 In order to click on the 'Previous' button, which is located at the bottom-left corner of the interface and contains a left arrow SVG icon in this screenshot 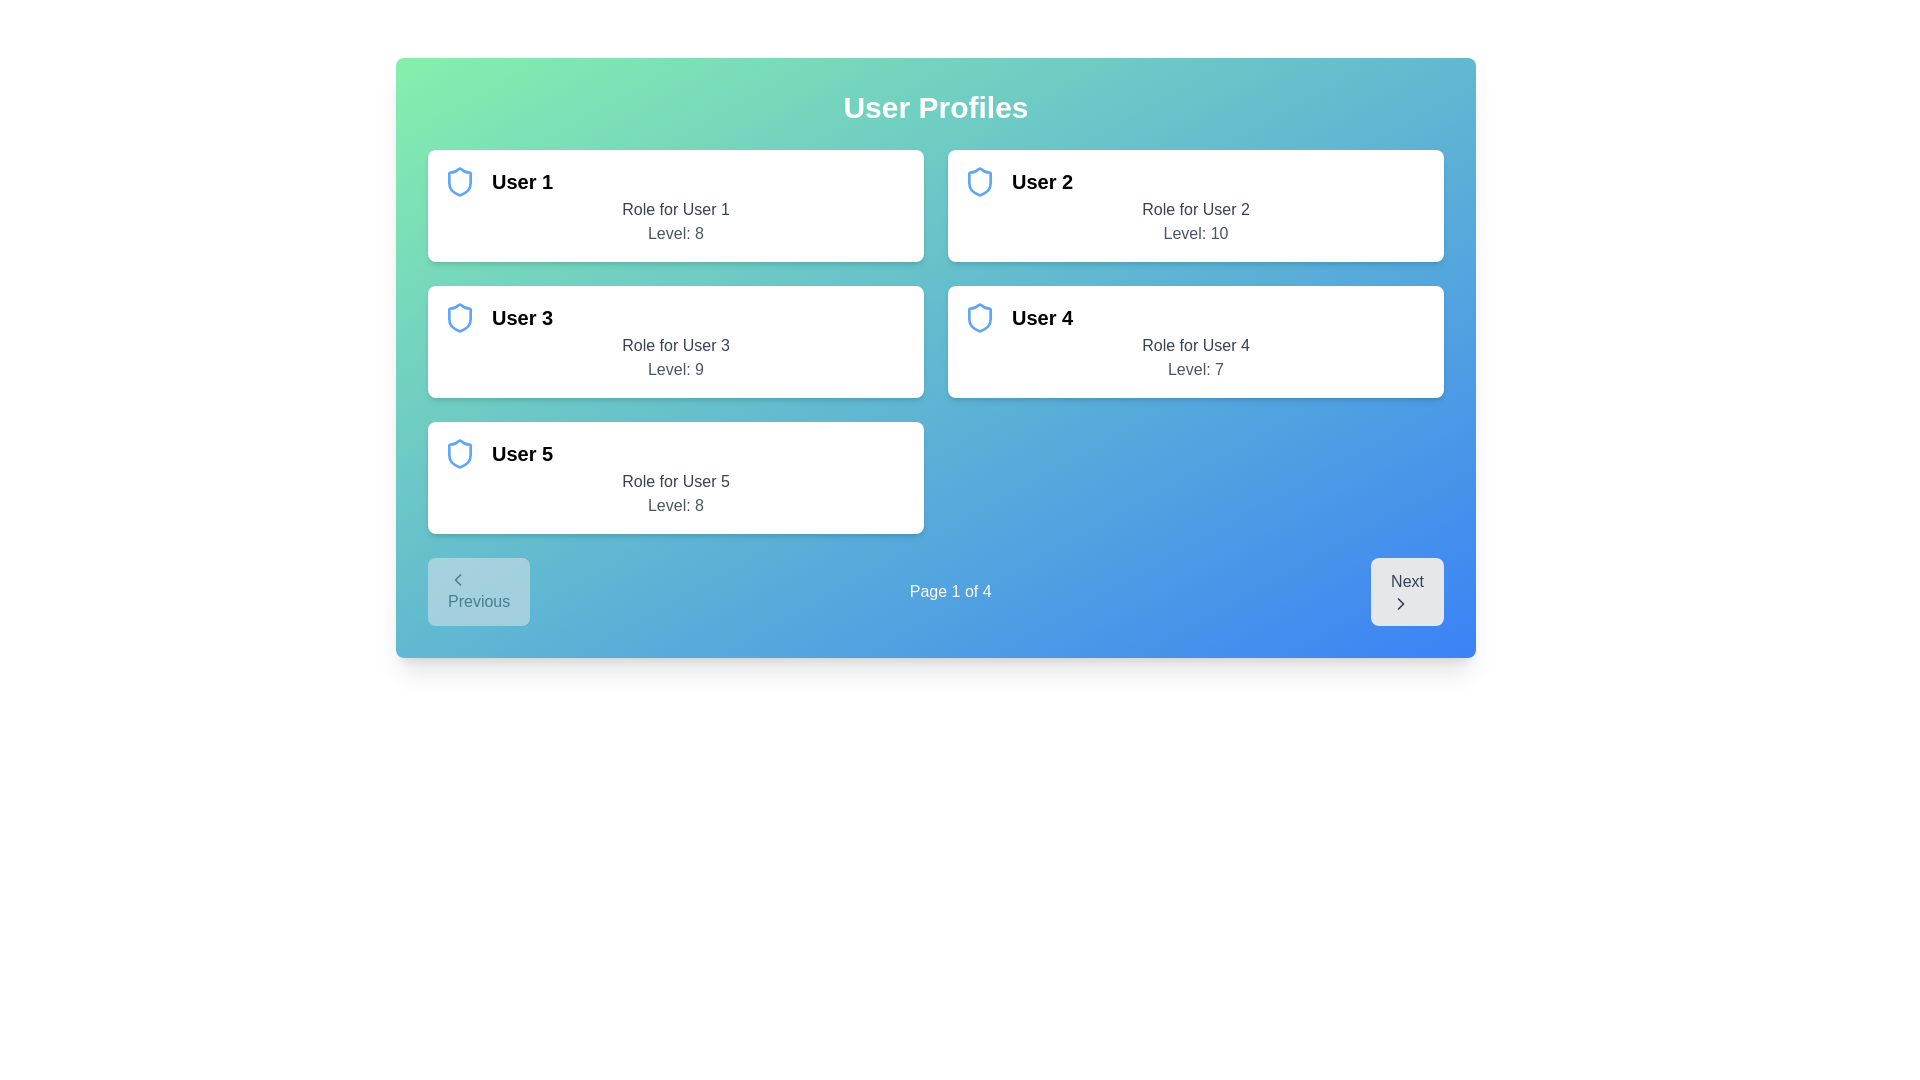, I will do `click(456, 579)`.